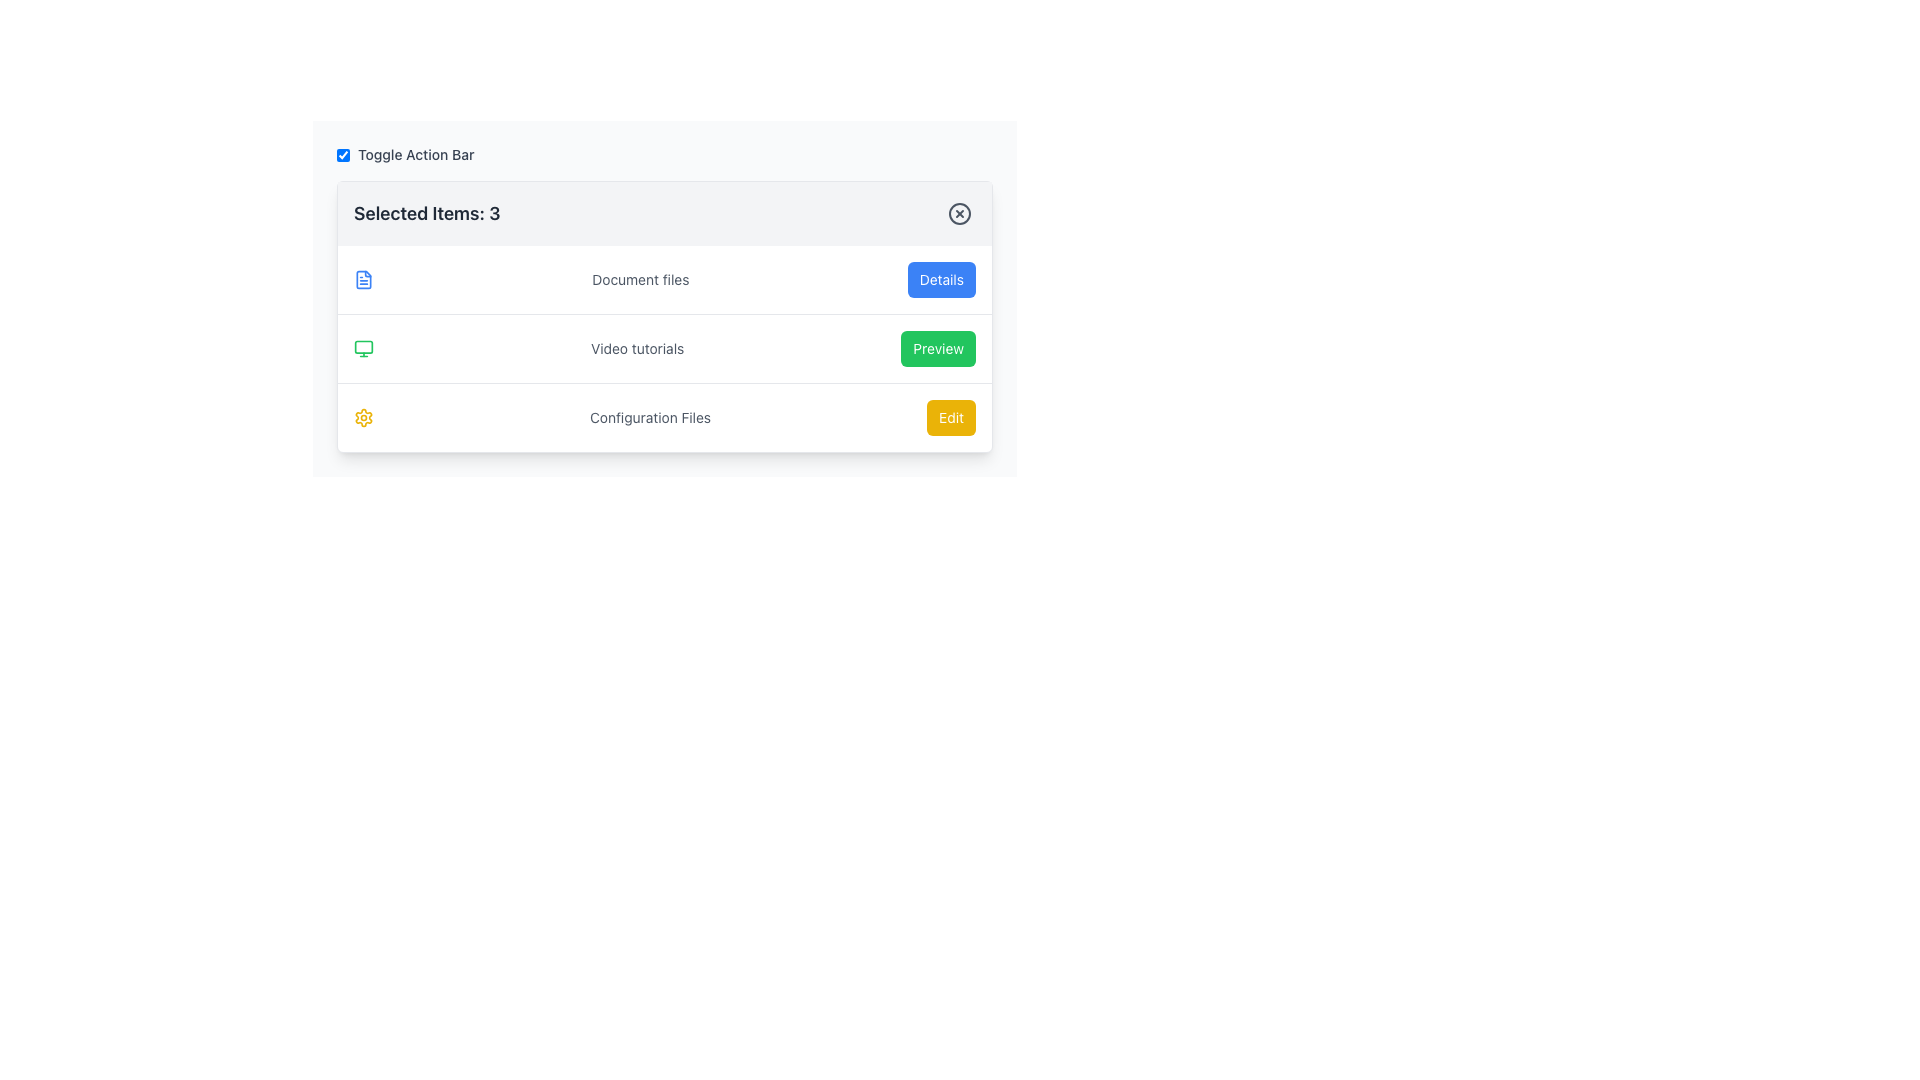 The image size is (1920, 1080). What do you see at coordinates (960, 213) in the screenshot?
I see `the close button located at the top-right corner of the panel labeled 'Selected Items: 3'` at bounding box center [960, 213].